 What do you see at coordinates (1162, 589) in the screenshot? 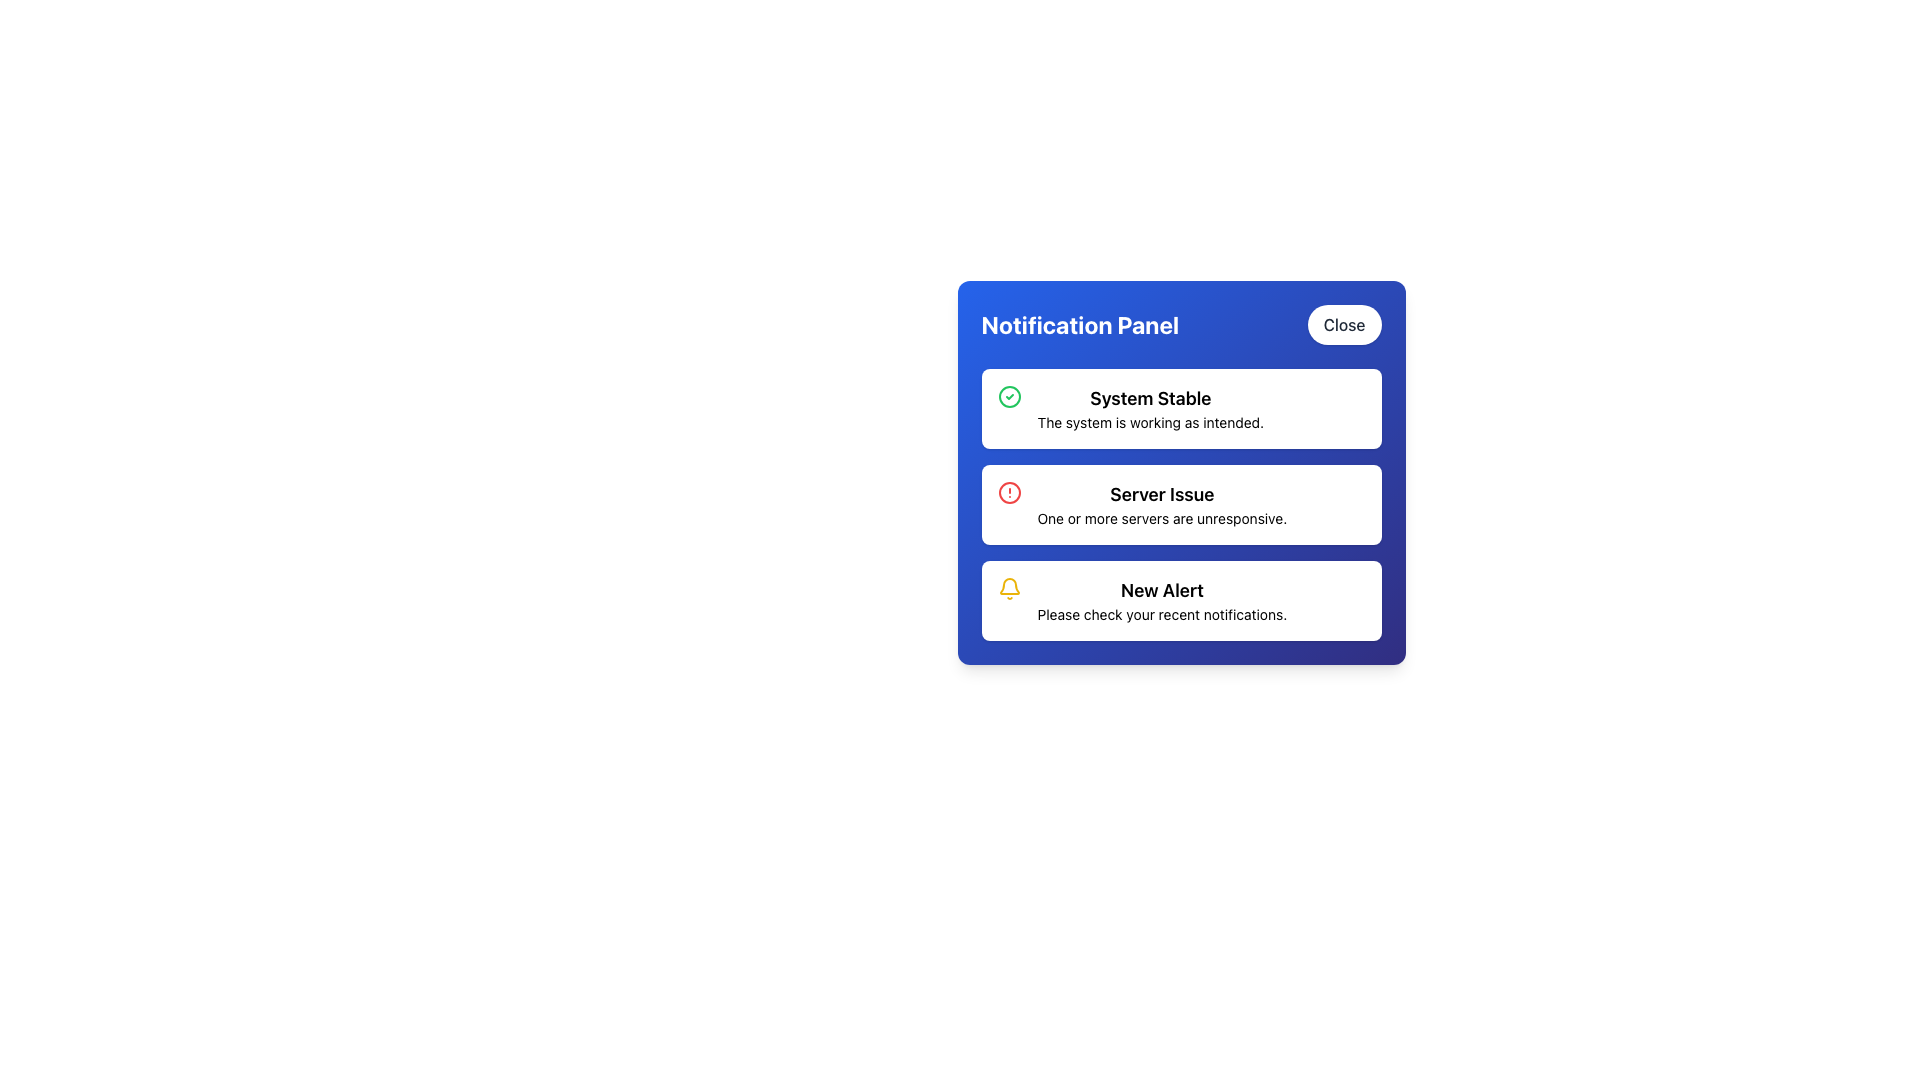
I see `the Text Label that serves as the title for the notification card located at the bottom of the Notification Panel, positioned to the left of a yellow bell icon, above a smaller descriptive text` at bounding box center [1162, 589].